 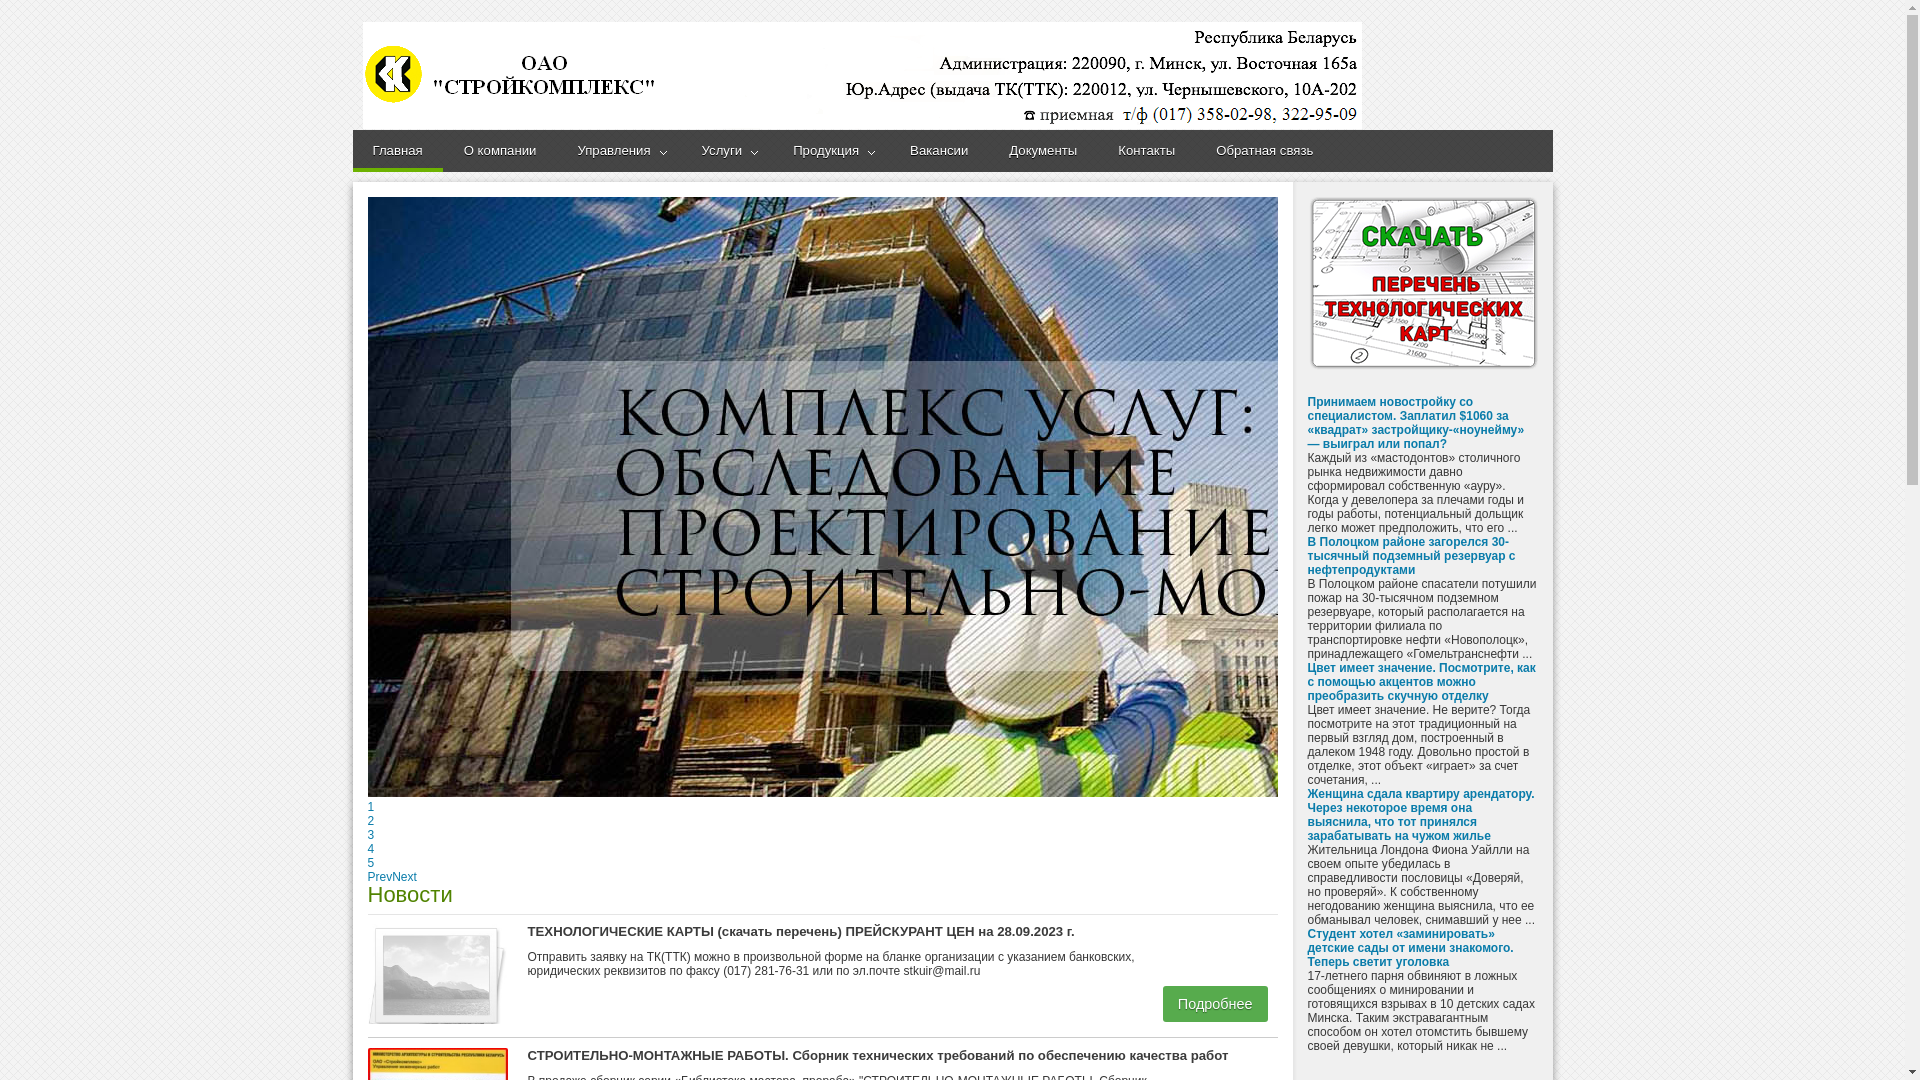 What do you see at coordinates (371, 834) in the screenshot?
I see `'3'` at bounding box center [371, 834].